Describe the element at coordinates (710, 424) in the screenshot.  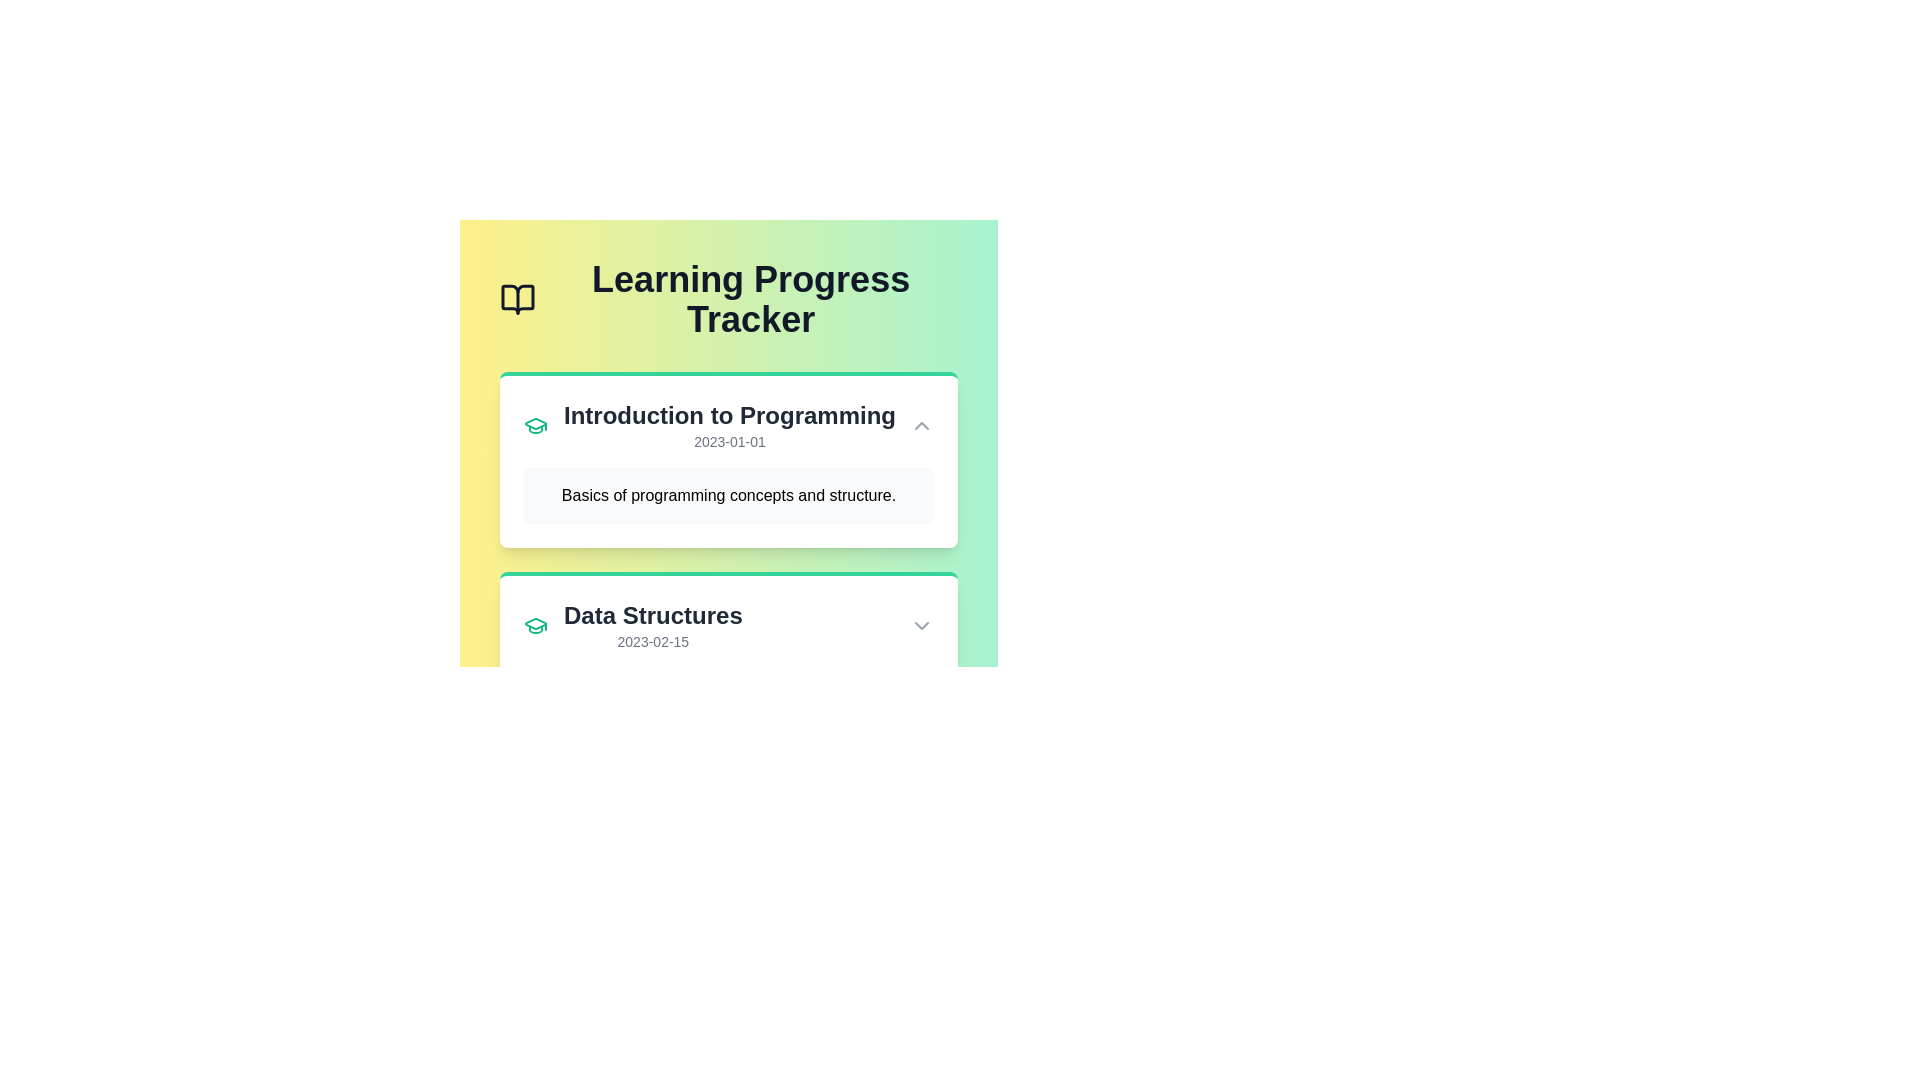
I see `the list item labeled 'Introduction to Programming'` at that location.